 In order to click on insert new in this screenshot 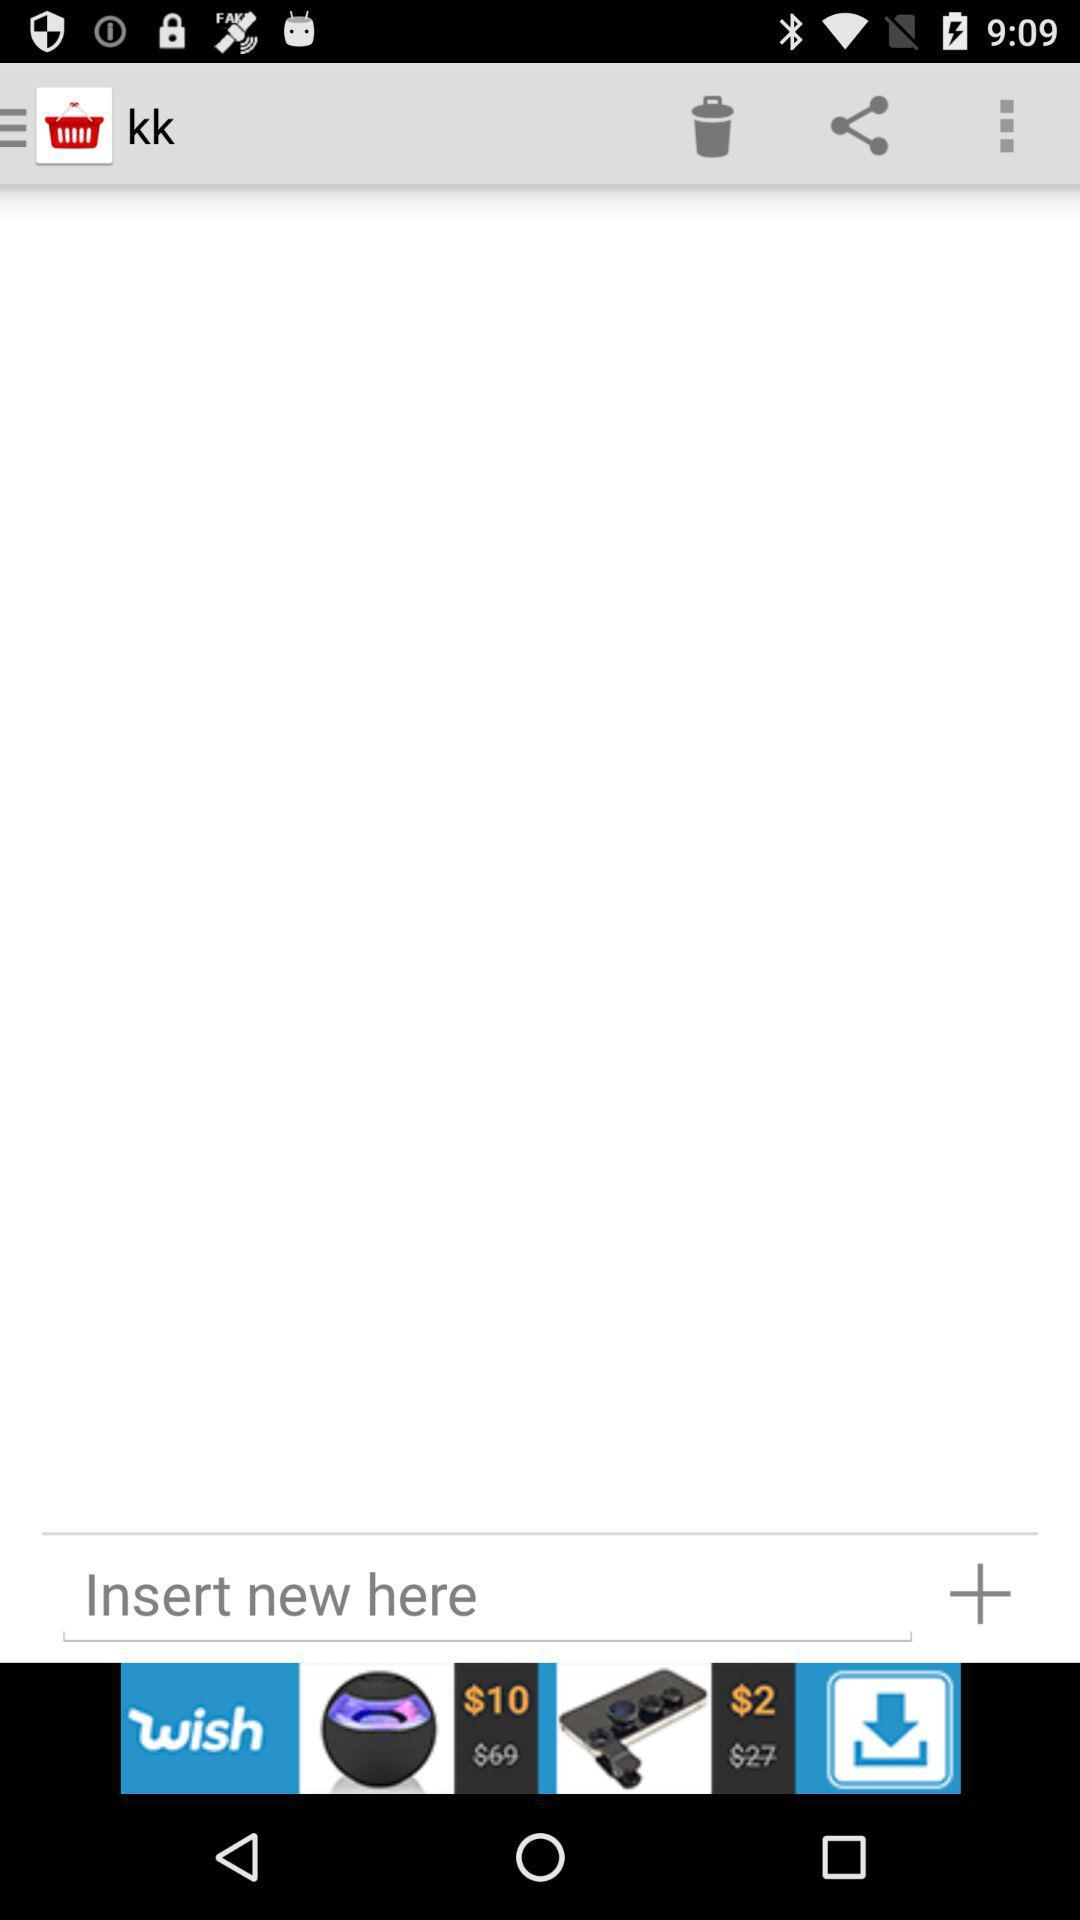, I will do `click(979, 1592)`.